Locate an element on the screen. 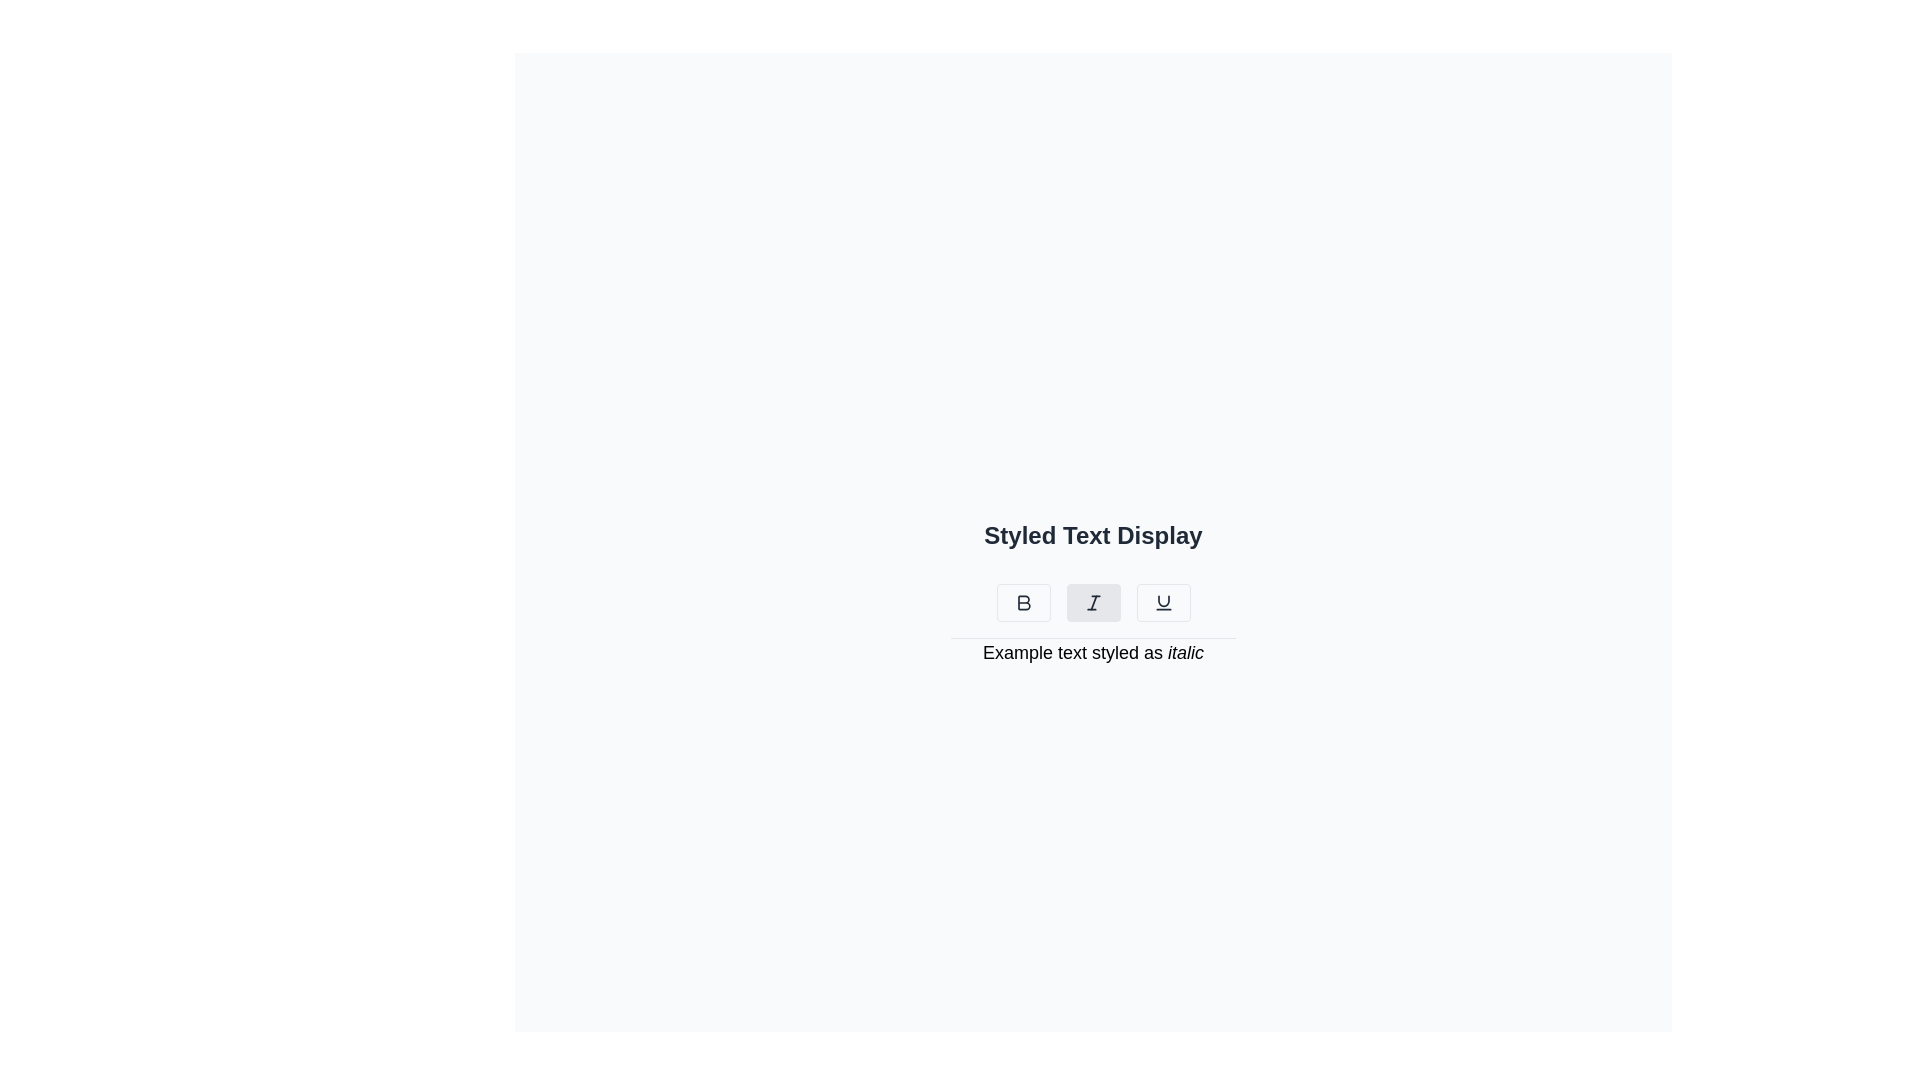 The image size is (1920, 1080). the button featuring an italicized 'I' icon, located between the 'B' and 'U' buttons is located at coordinates (1092, 601).